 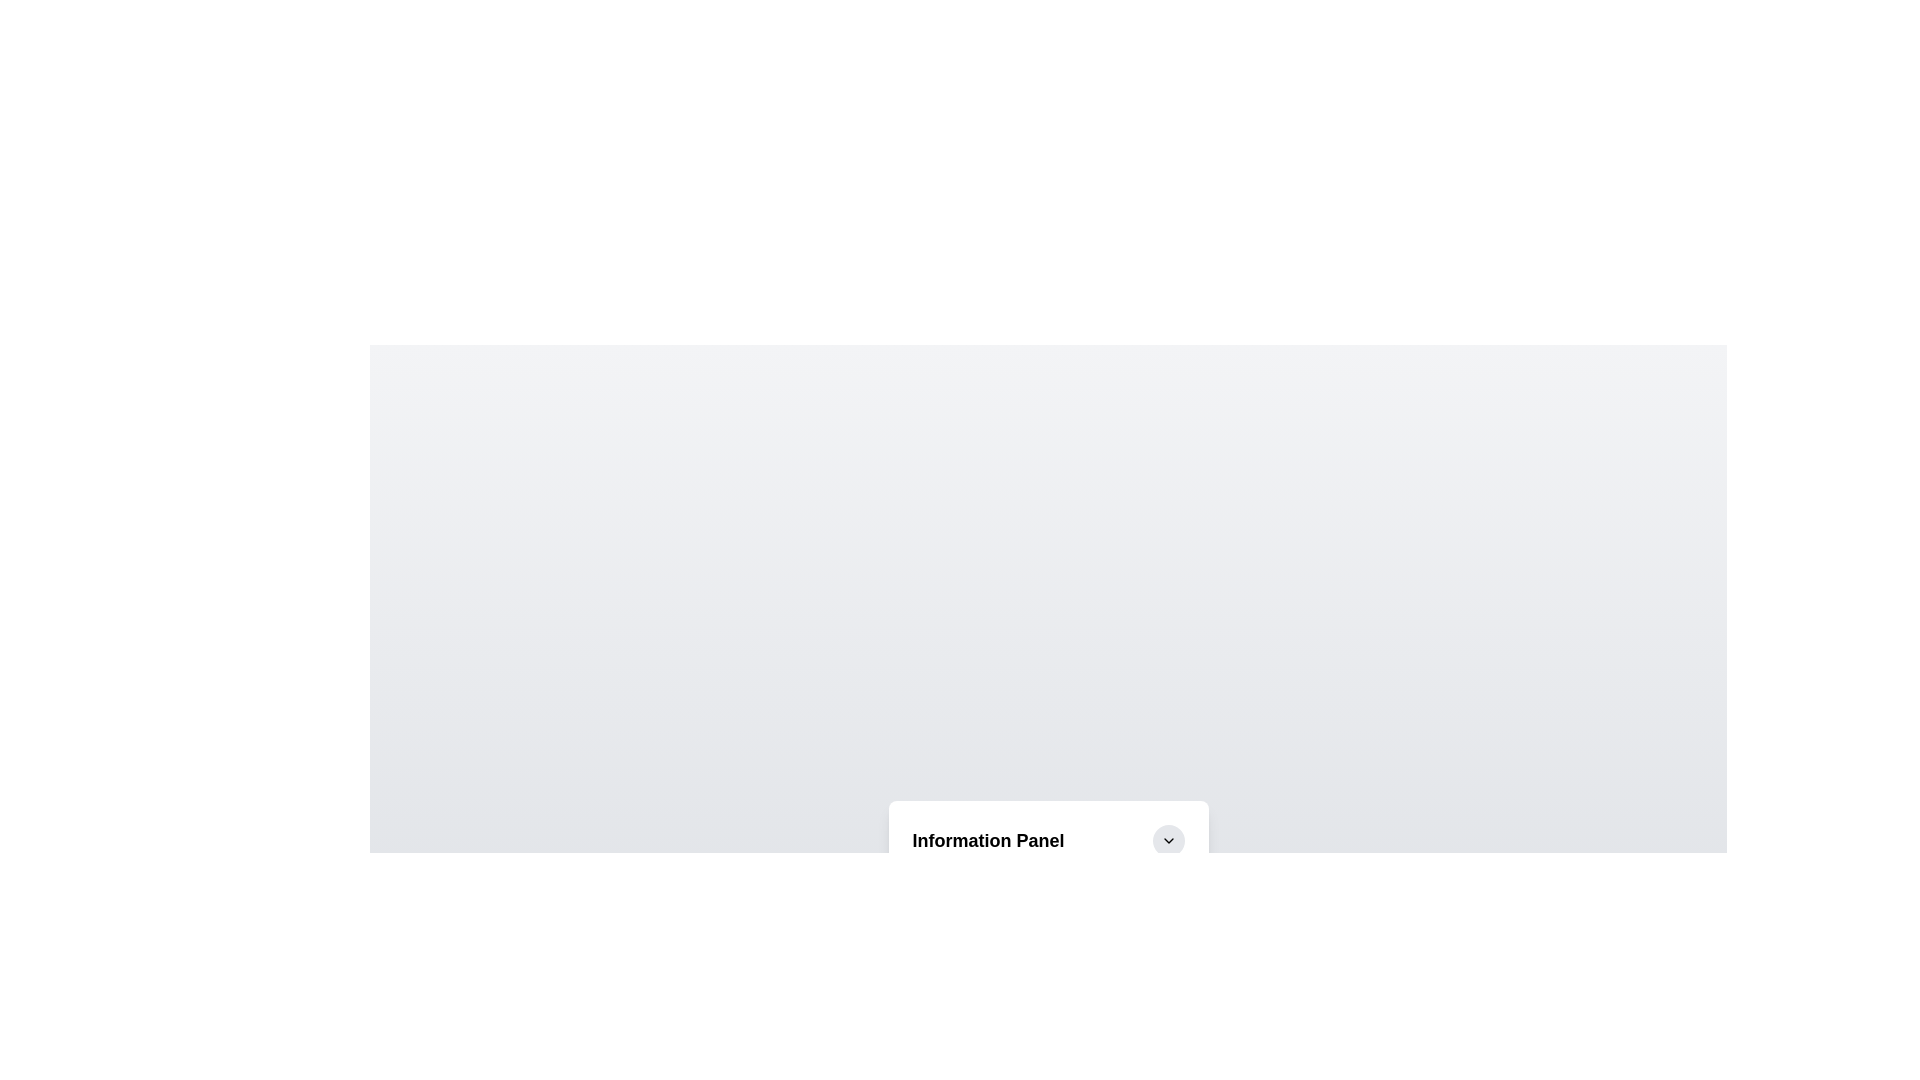 I want to click on the toggle button to change the panel's expanded state, so click(x=1168, y=840).